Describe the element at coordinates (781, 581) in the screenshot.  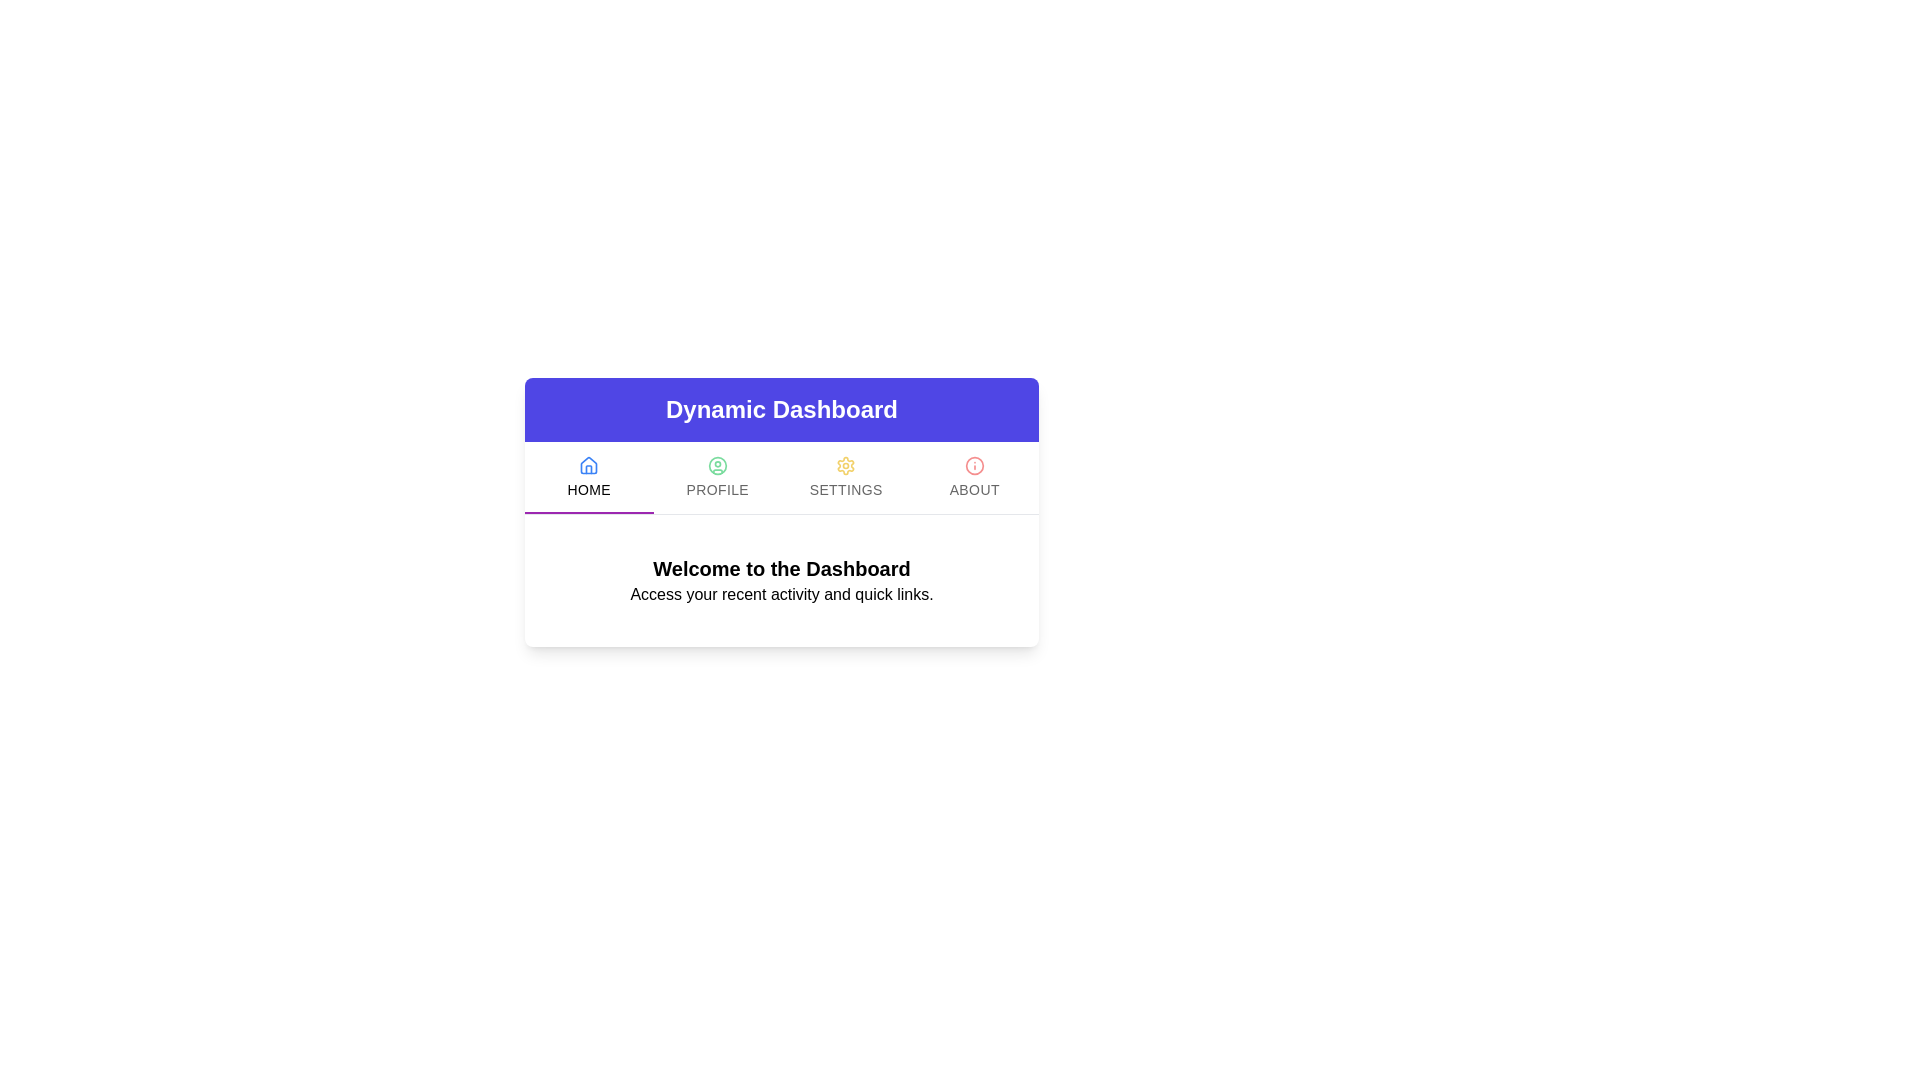
I see `greeting and introductory message from the text block located centrally in the lower portion of the interface, below the navigation bar labeled 'Dynamic Dashboard'` at that location.